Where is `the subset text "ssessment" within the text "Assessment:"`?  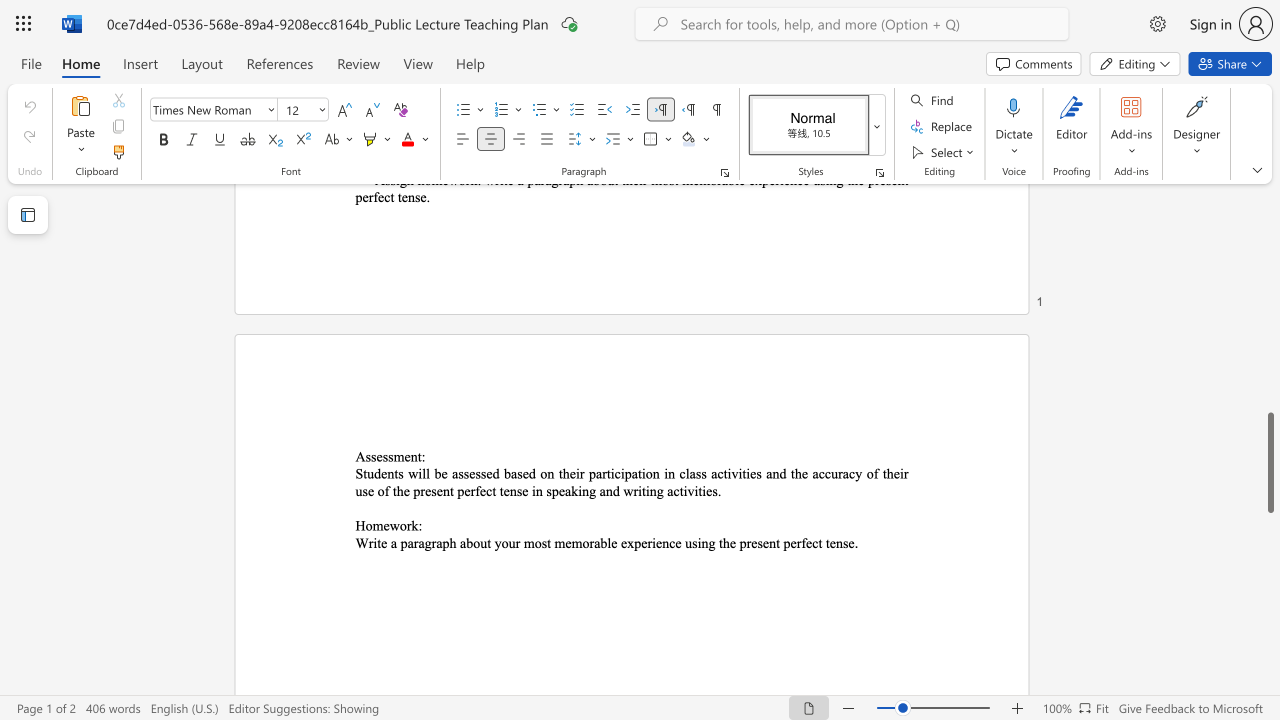 the subset text "ssessment" within the text "Assessment:" is located at coordinates (365, 456).